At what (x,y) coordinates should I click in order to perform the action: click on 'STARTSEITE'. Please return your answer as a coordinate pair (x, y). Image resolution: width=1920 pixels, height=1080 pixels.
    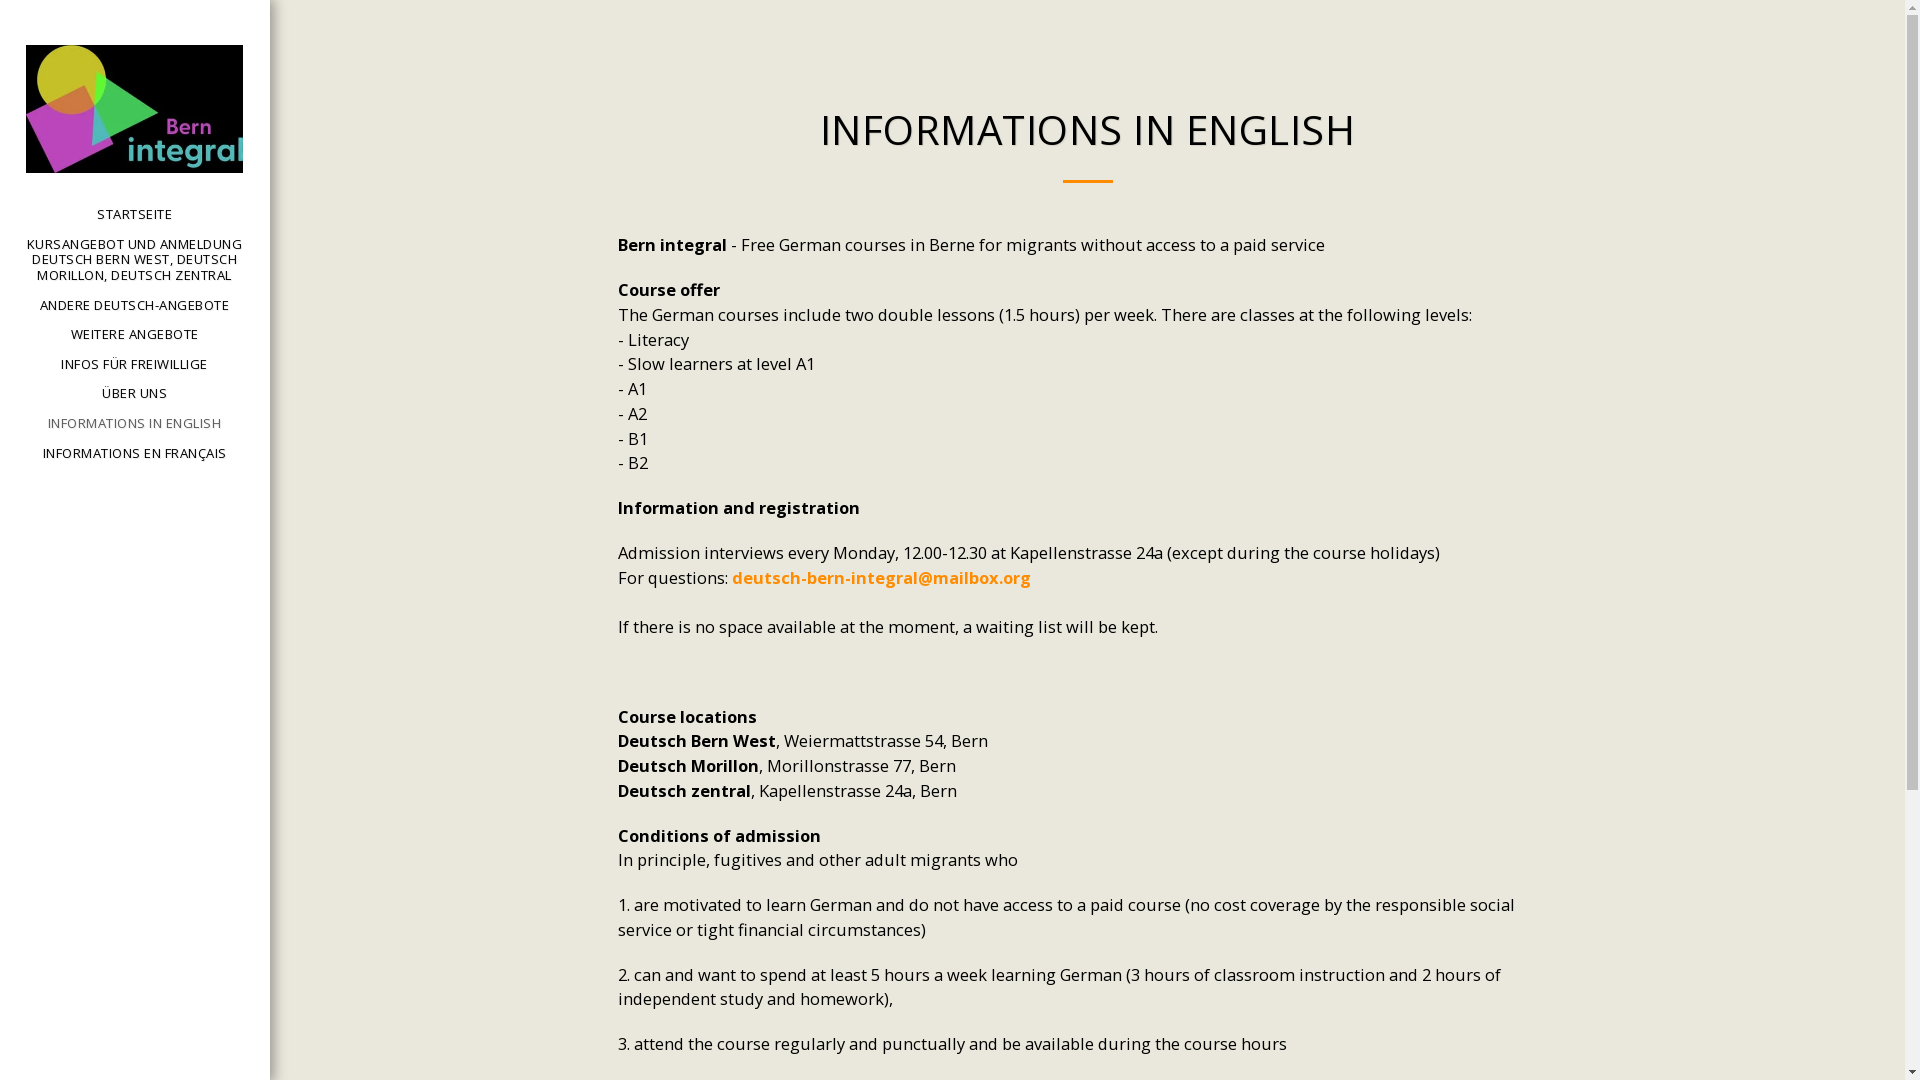
    Looking at the image, I should click on (95, 215).